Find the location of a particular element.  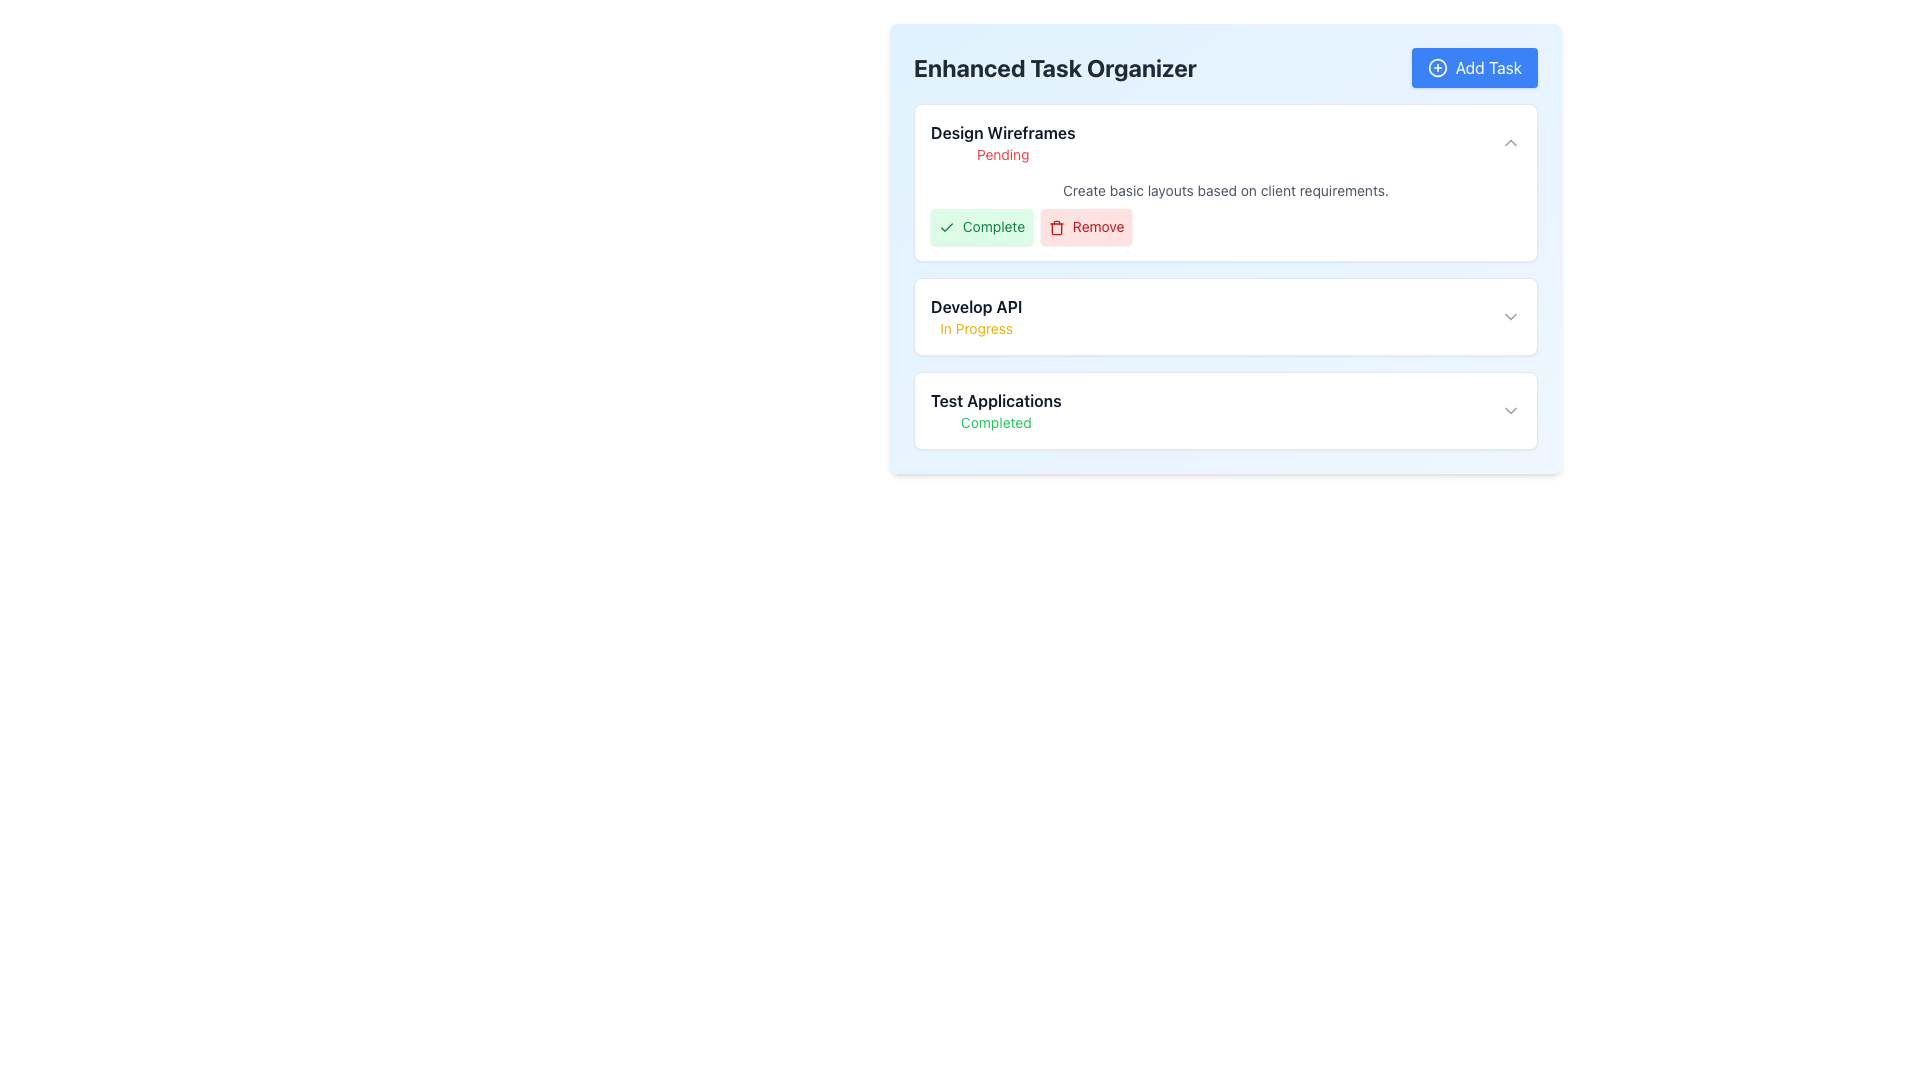

the button located at the top-right corner of the 'Enhanced Task Organizer' box is located at coordinates (1474, 67).